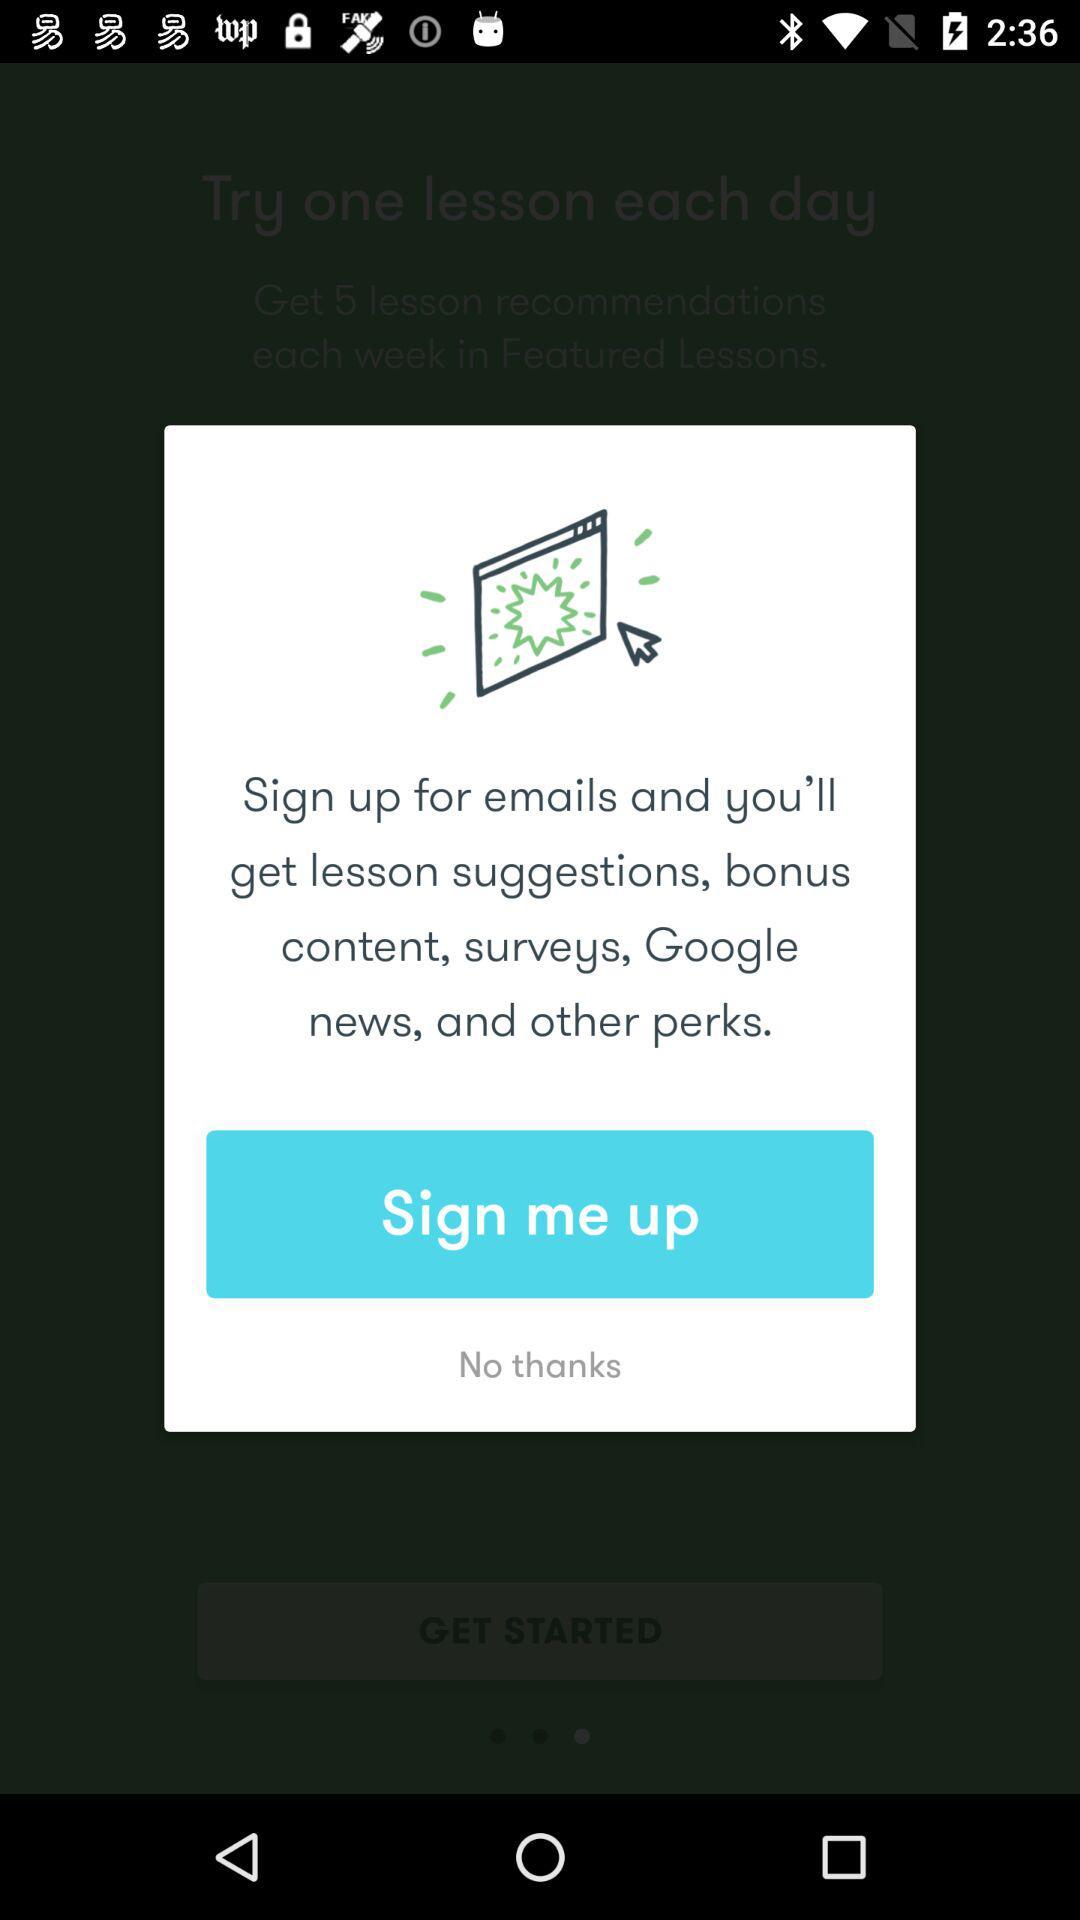 Image resolution: width=1080 pixels, height=1920 pixels. What do you see at coordinates (540, 1363) in the screenshot?
I see `app below the sign me up app` at bounding box center [540, 1363].